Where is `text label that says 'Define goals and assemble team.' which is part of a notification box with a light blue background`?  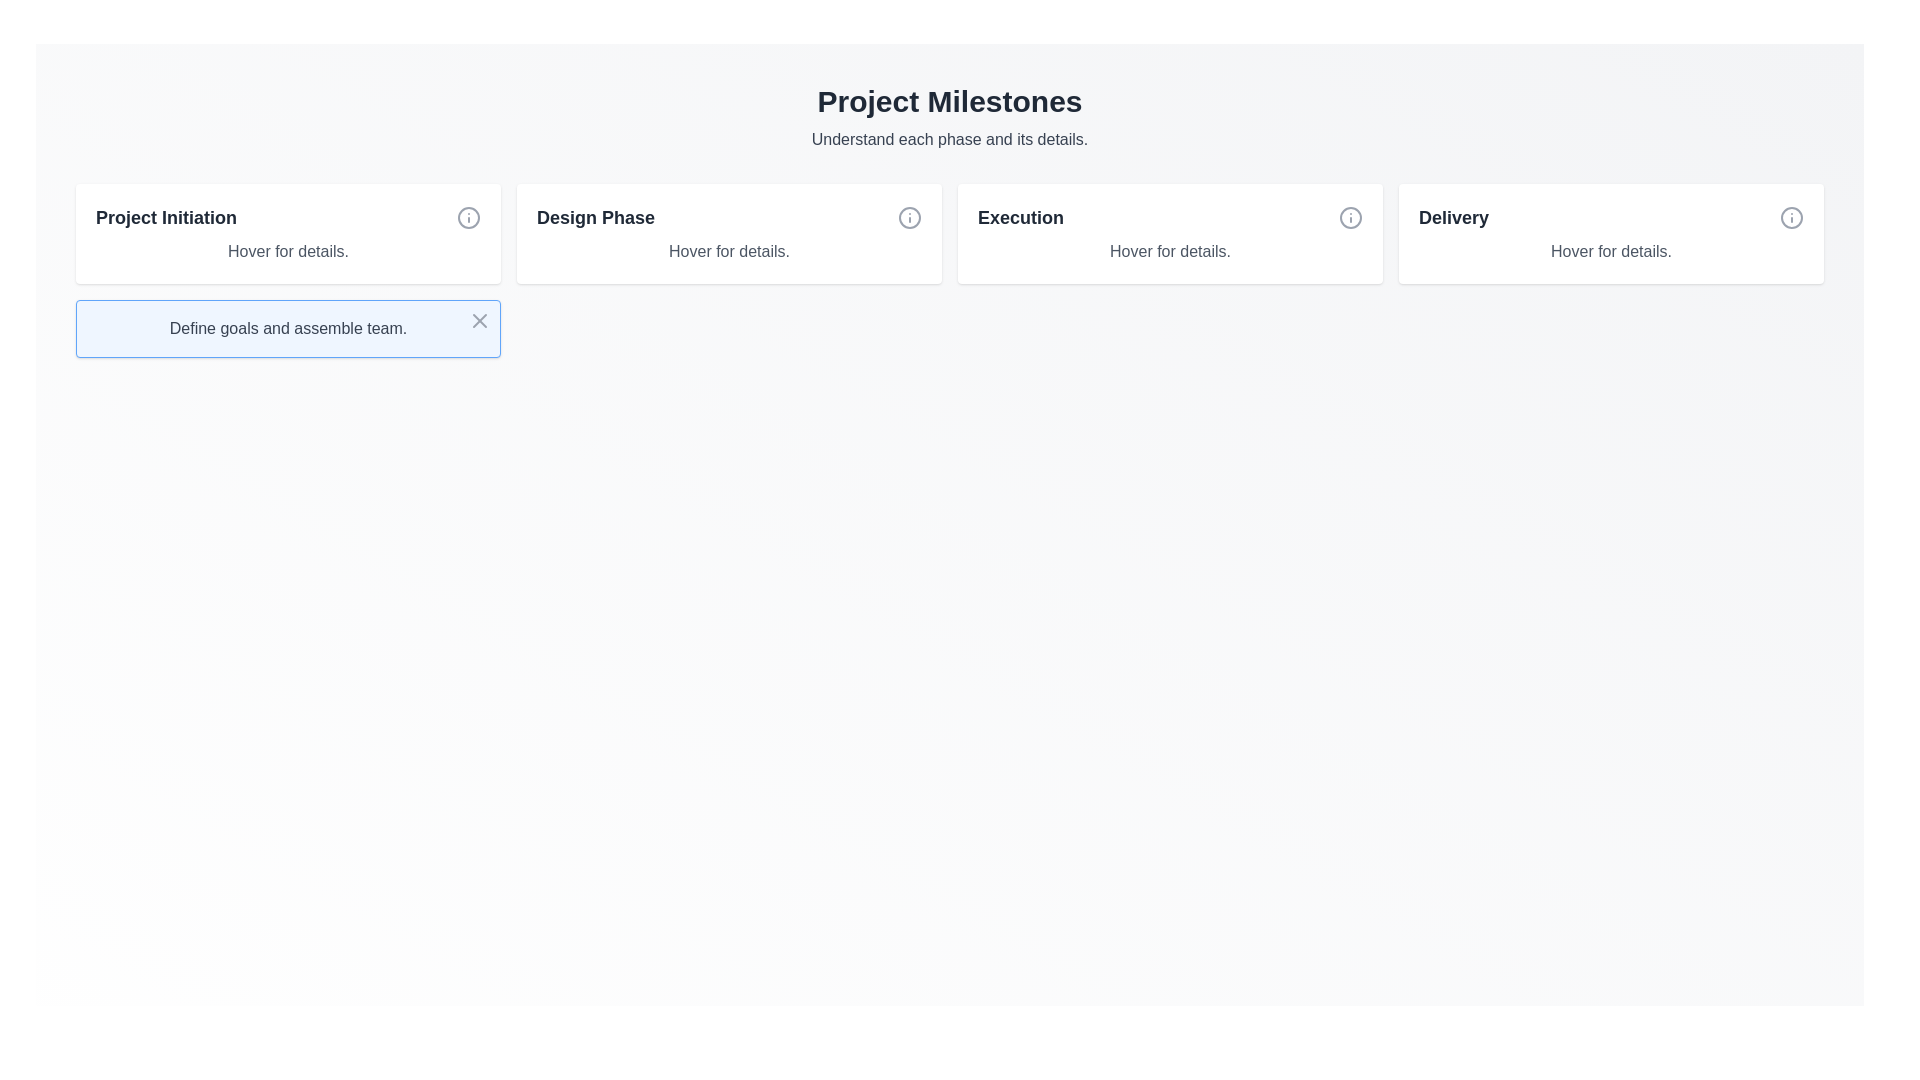 text label that says 'Define goals and assemble team.' which is part of a notification box with a light blue background is located at coordinates (287, 327).